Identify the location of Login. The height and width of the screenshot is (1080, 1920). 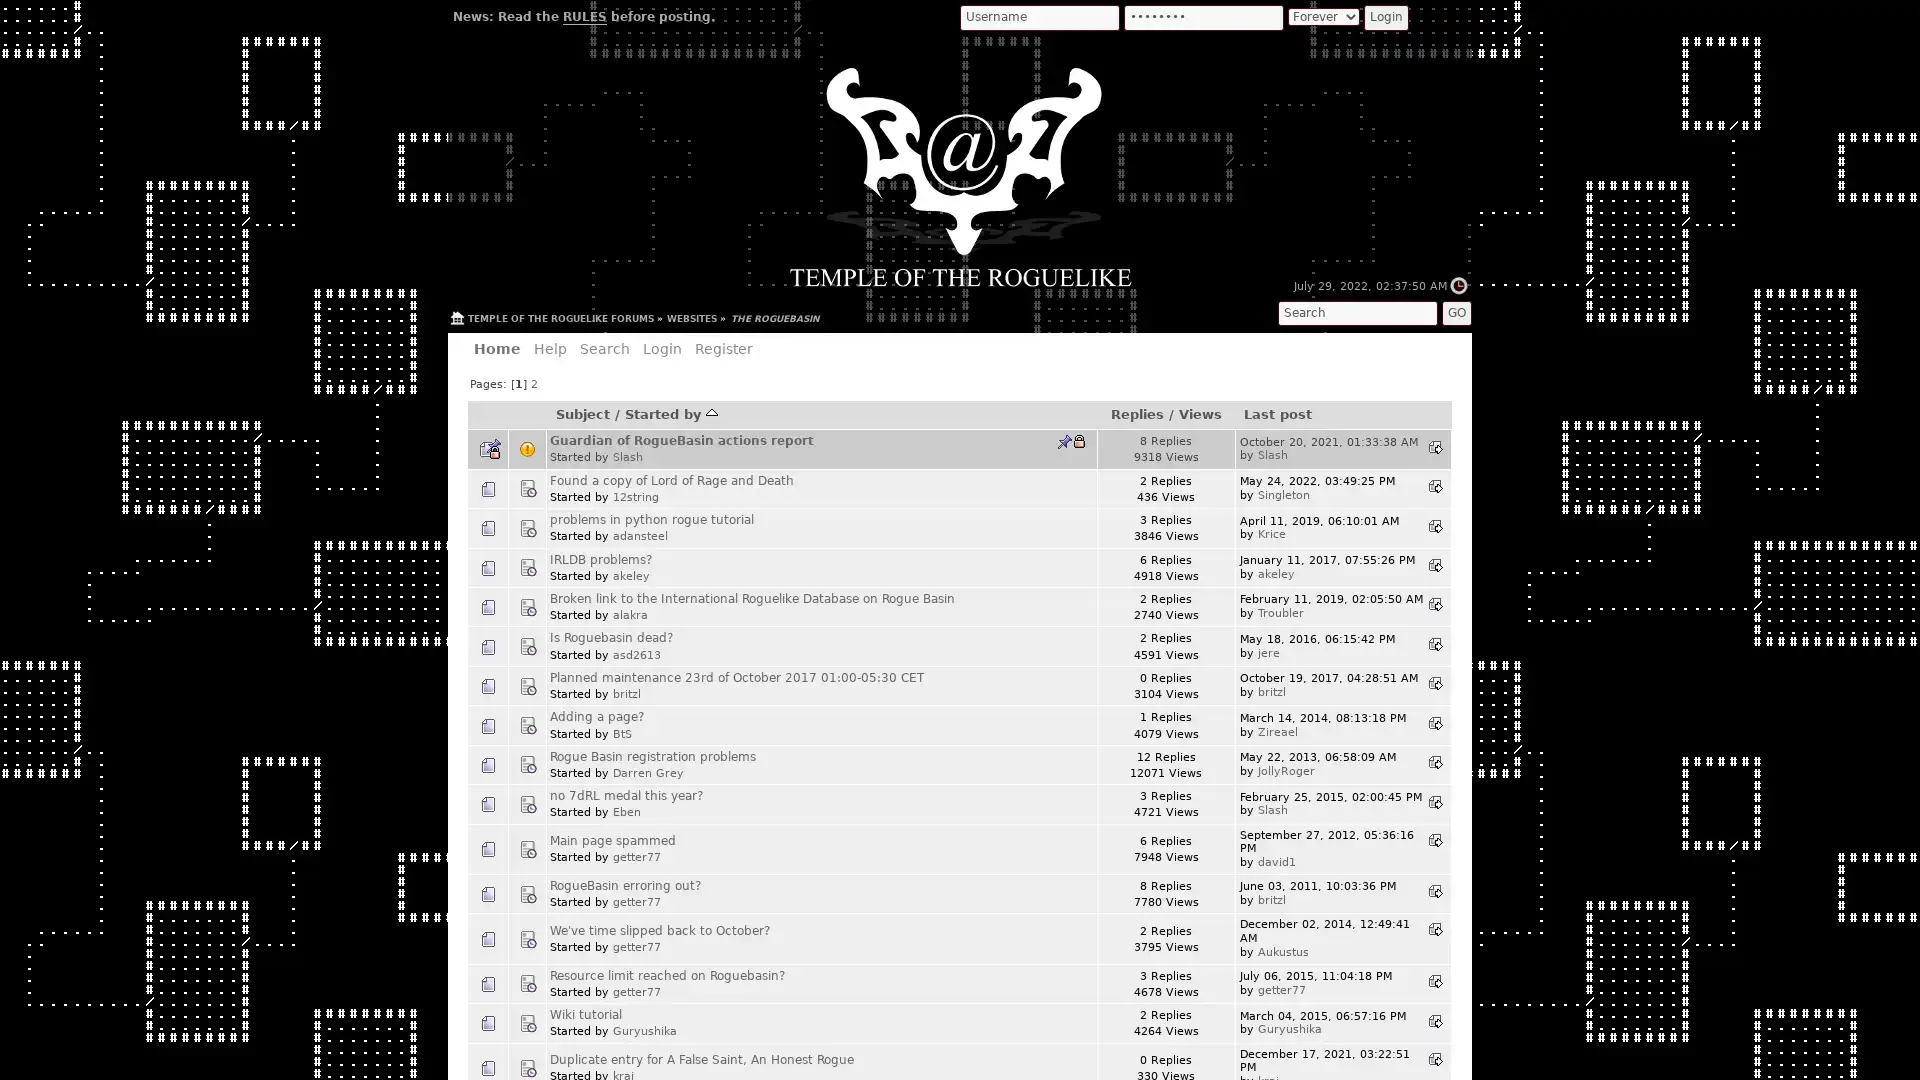
(1385, 17).